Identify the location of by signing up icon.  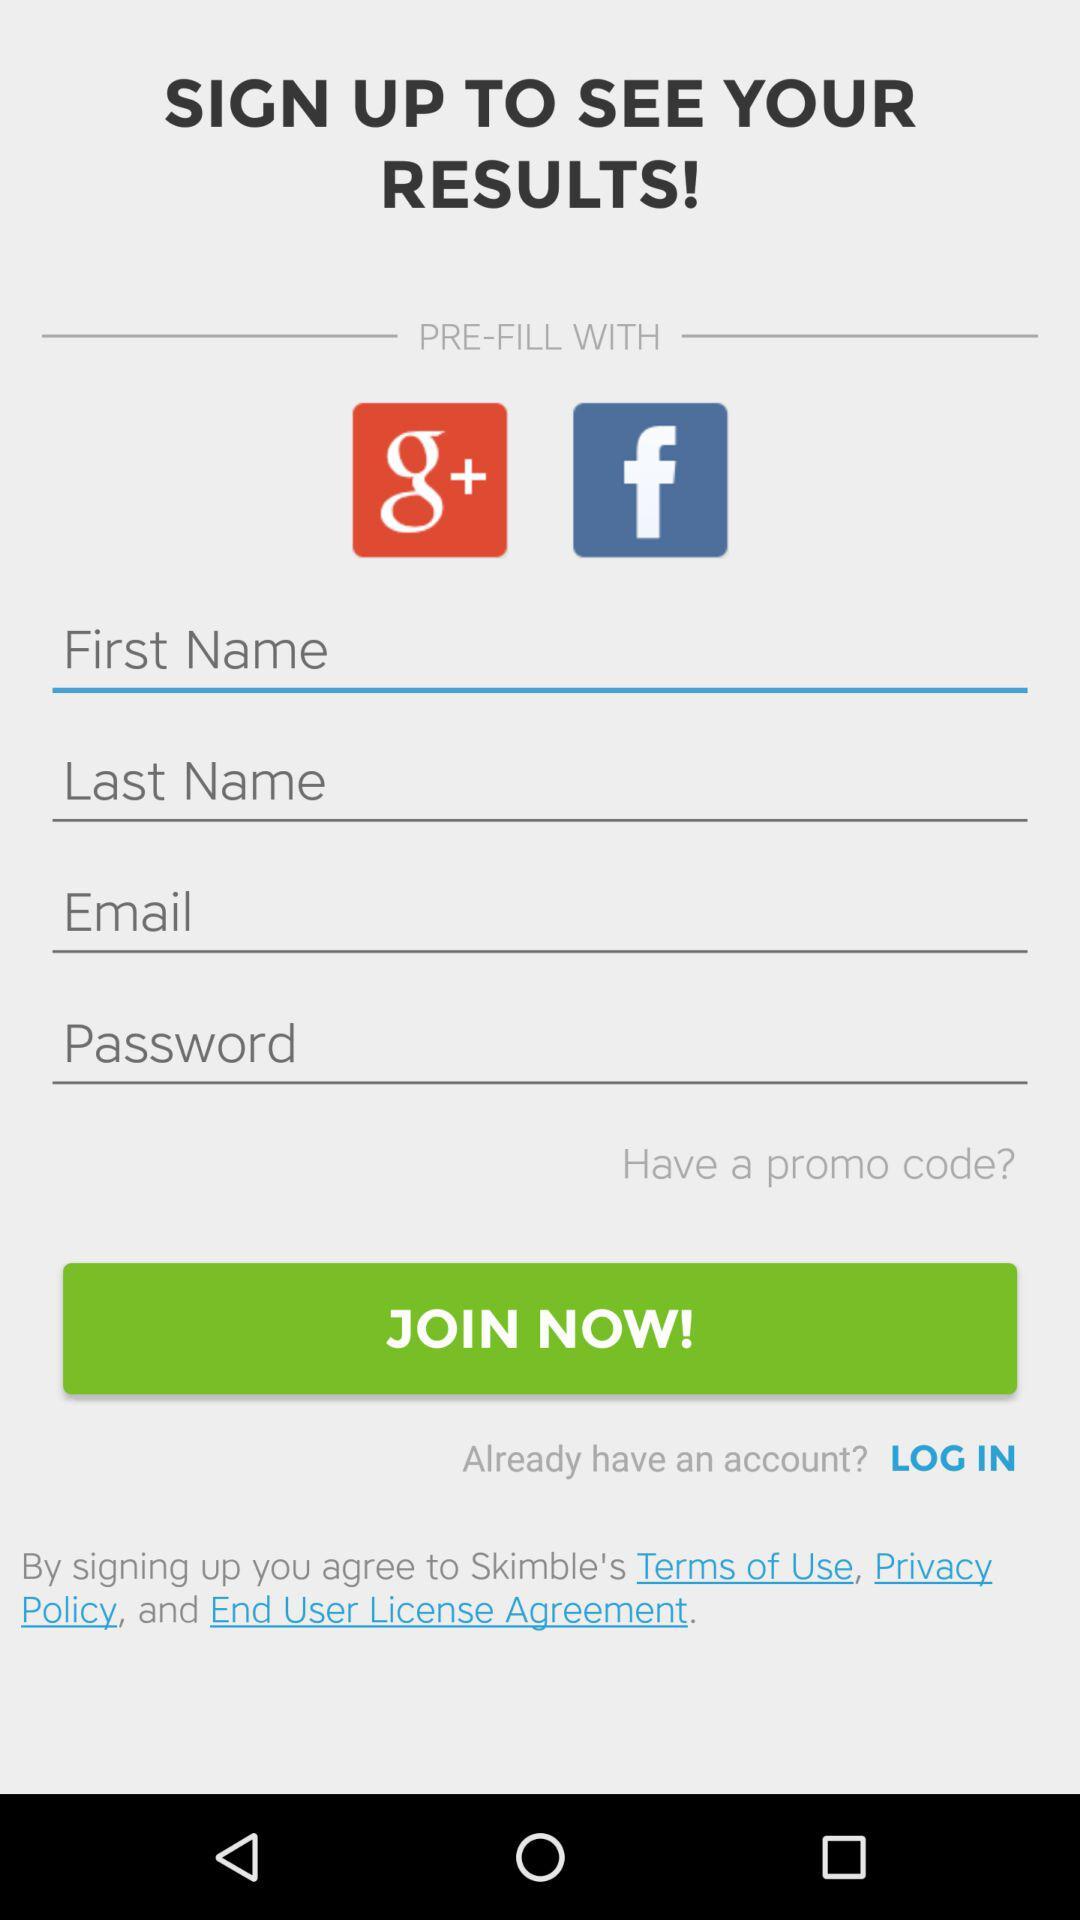
(540, 1586).